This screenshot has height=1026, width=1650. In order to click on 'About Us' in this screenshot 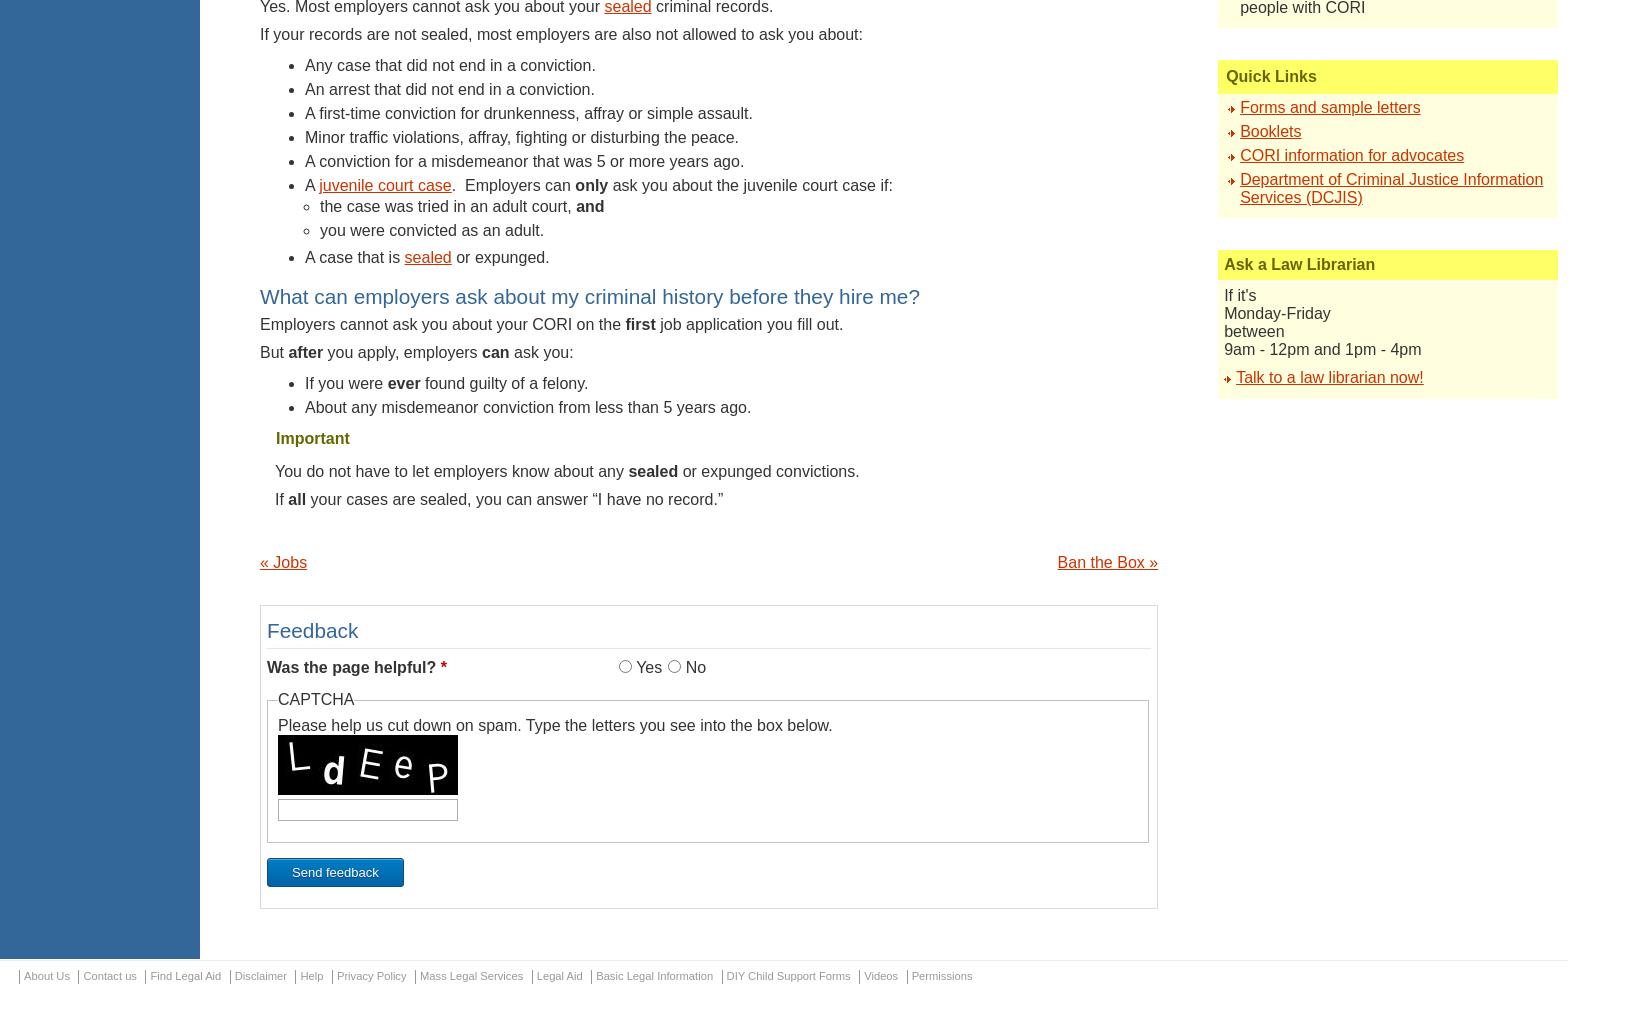, I will do `click(47, 975)`.